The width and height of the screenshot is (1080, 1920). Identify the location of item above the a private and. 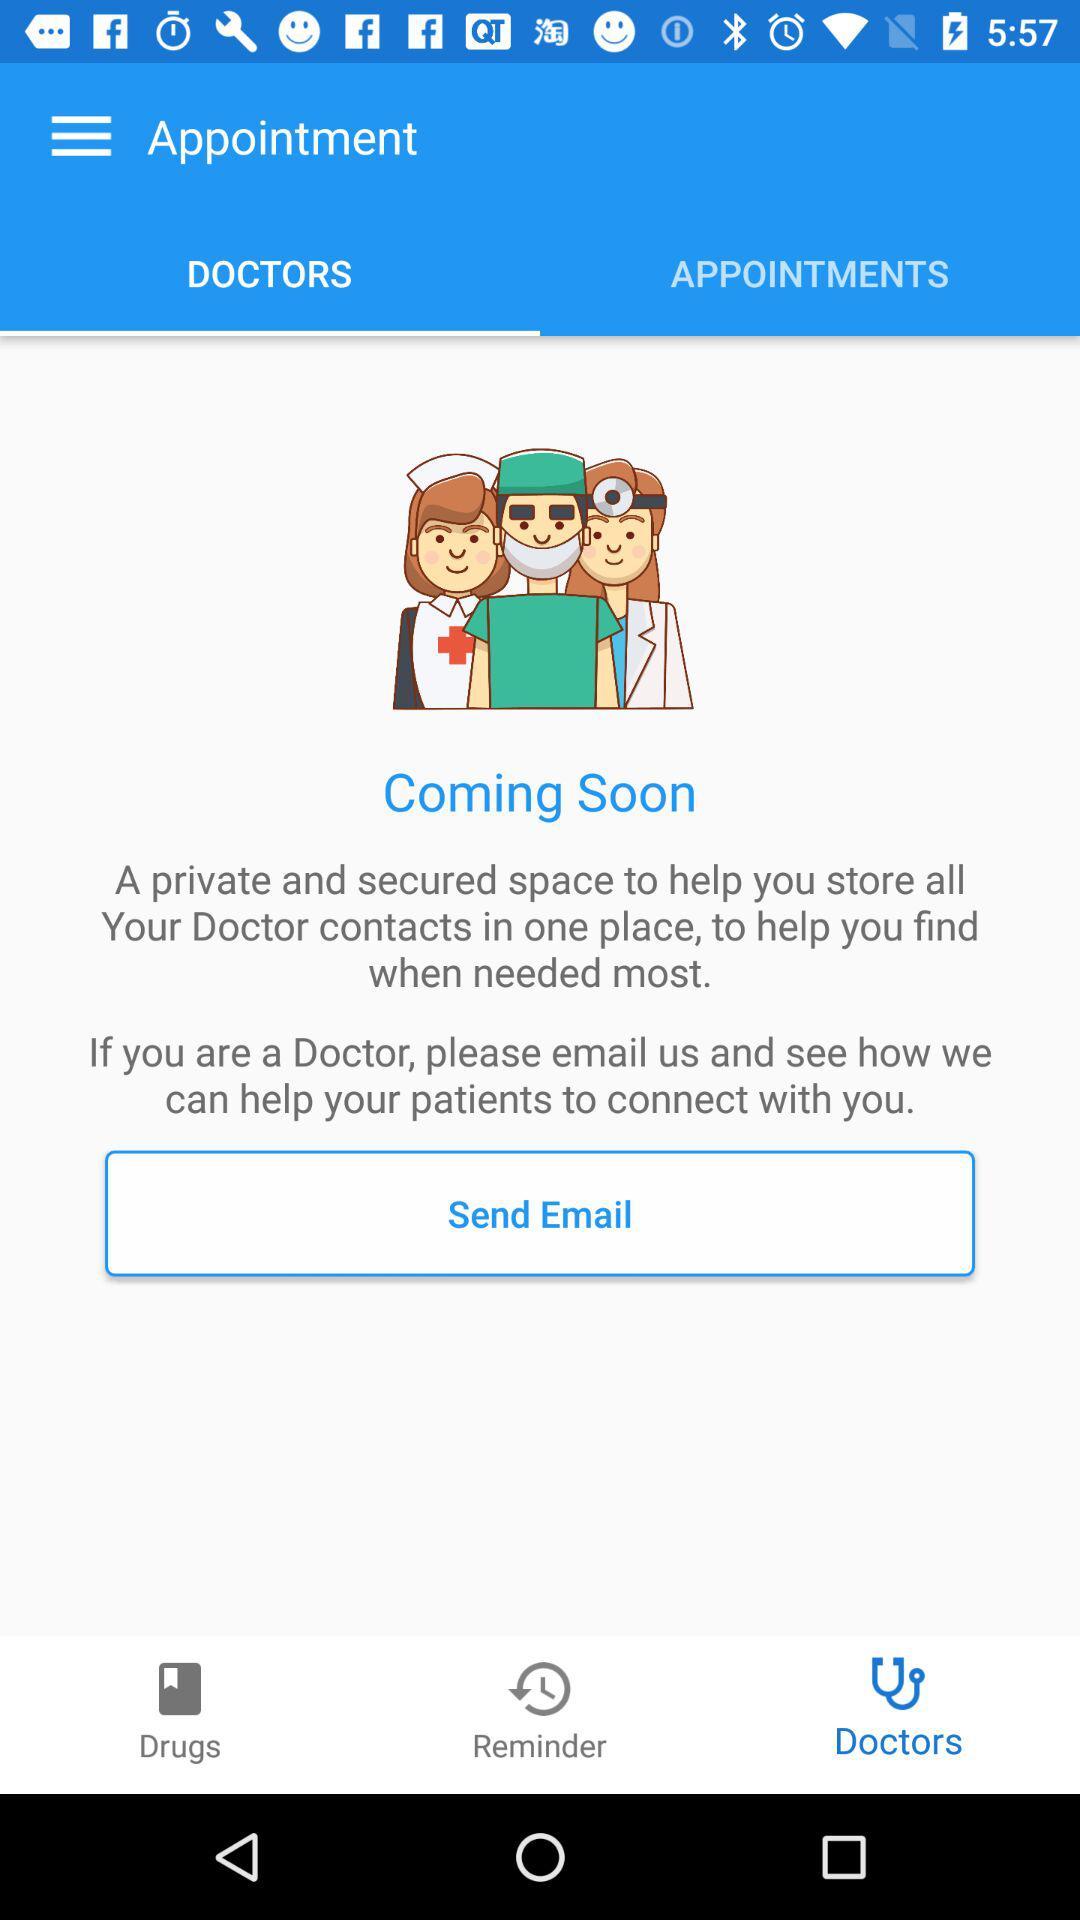
(80, 135).